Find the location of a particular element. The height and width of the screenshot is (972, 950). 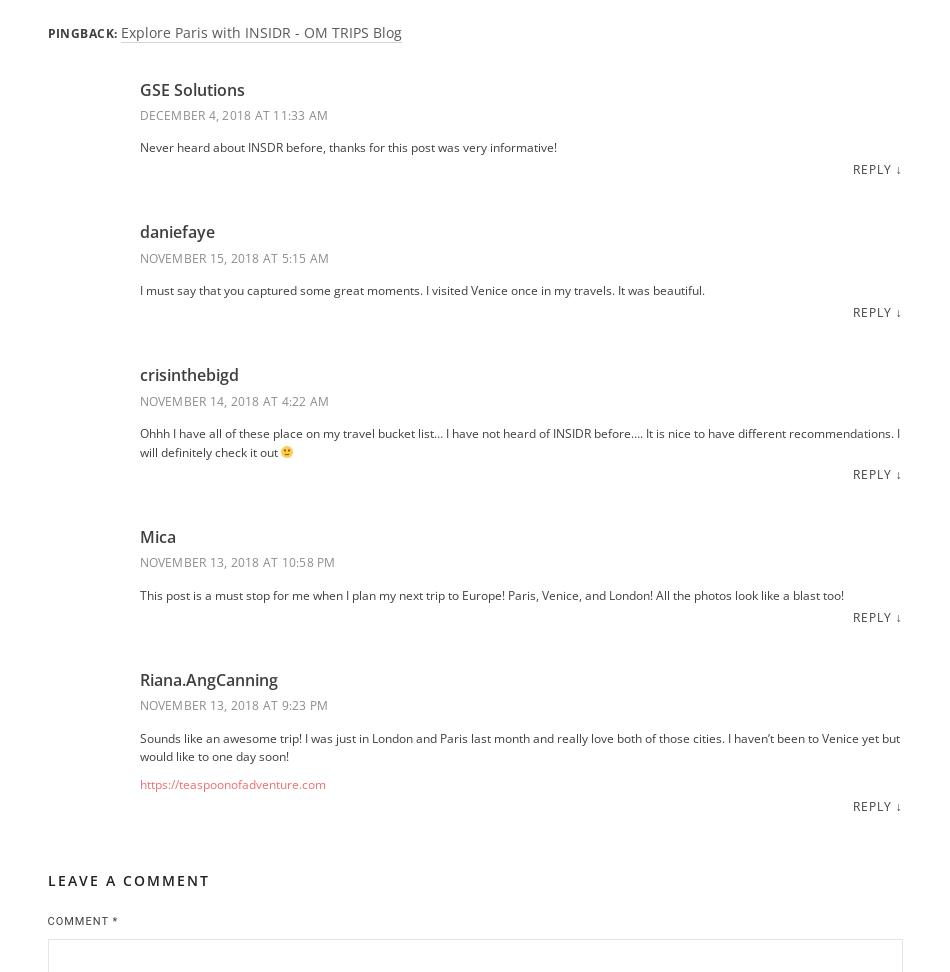

'November 14, 2018									at									4:22 am' is located at coordinates (233, 400).